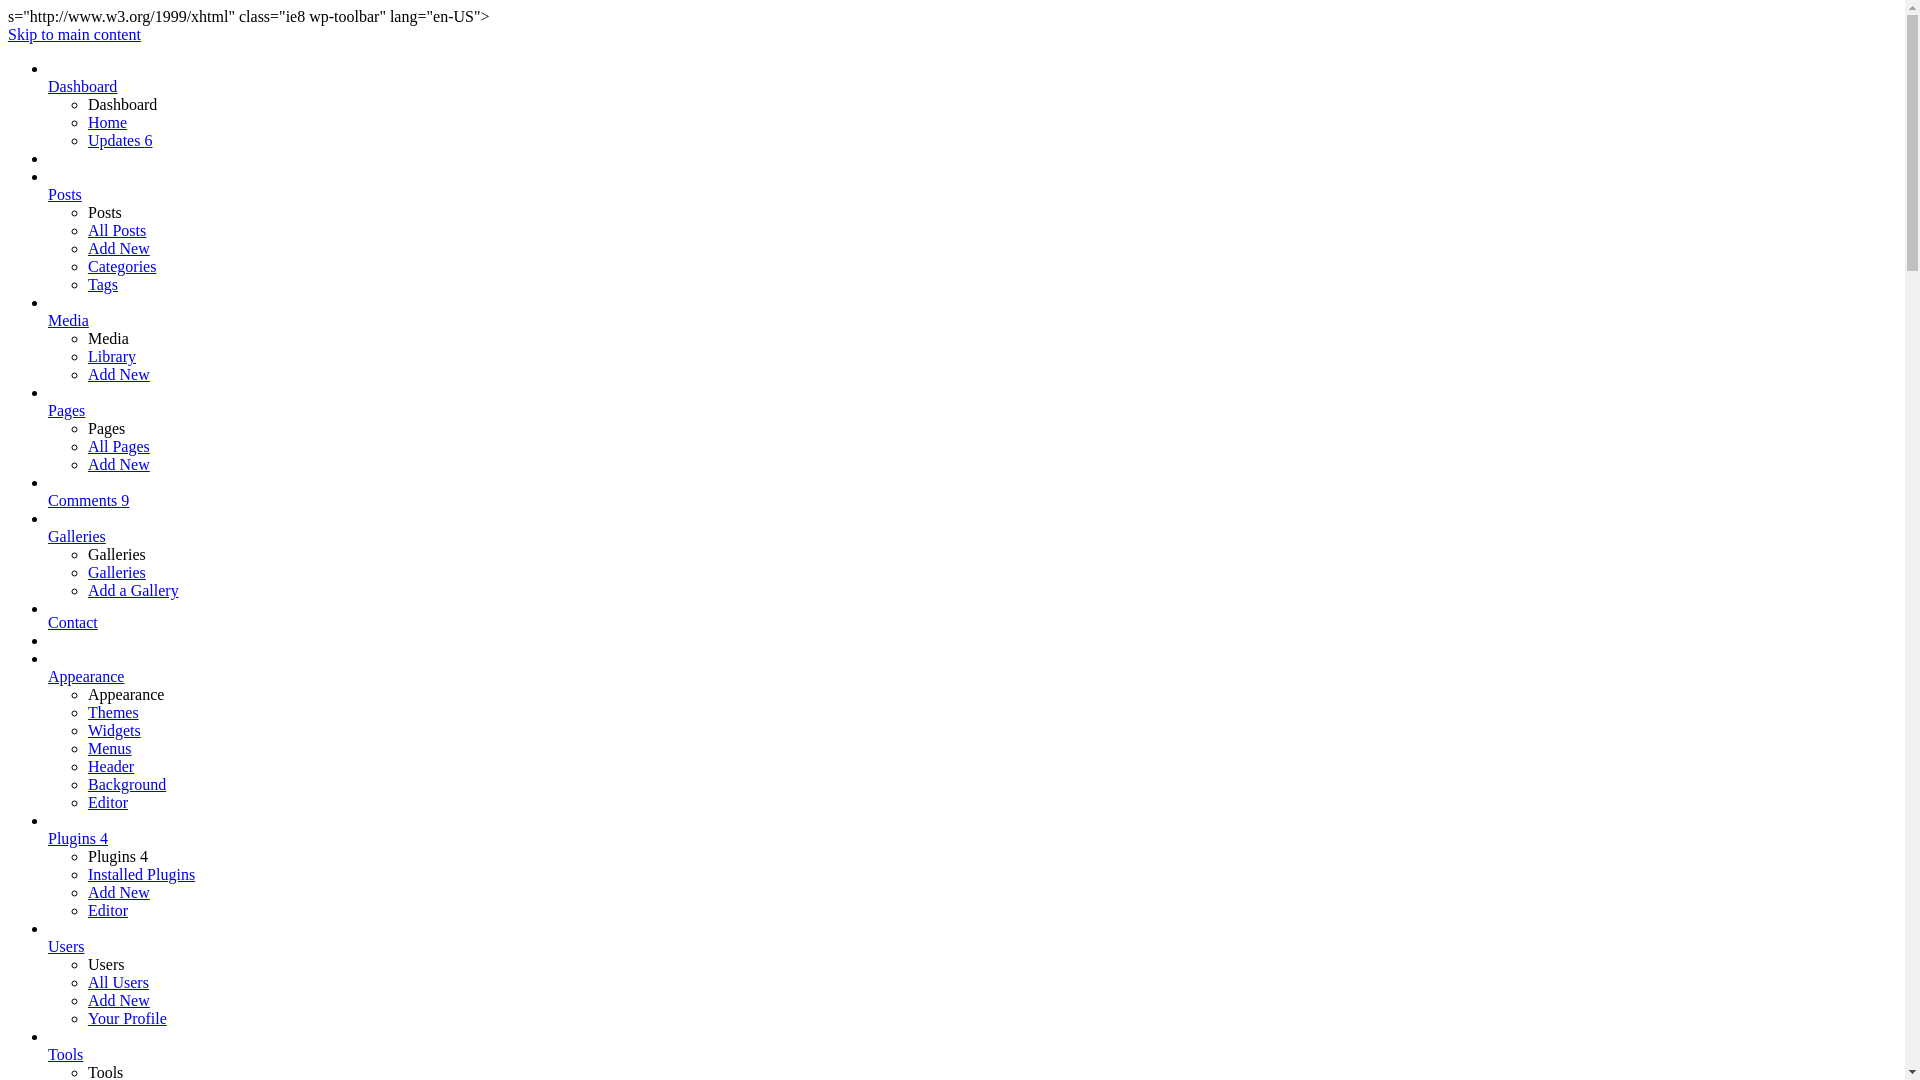 The image size is (1920, 1080). What do you see at coordinates (117, 981) in the screenshot?
I see `'All Users'` at bounding box center [117, 981].